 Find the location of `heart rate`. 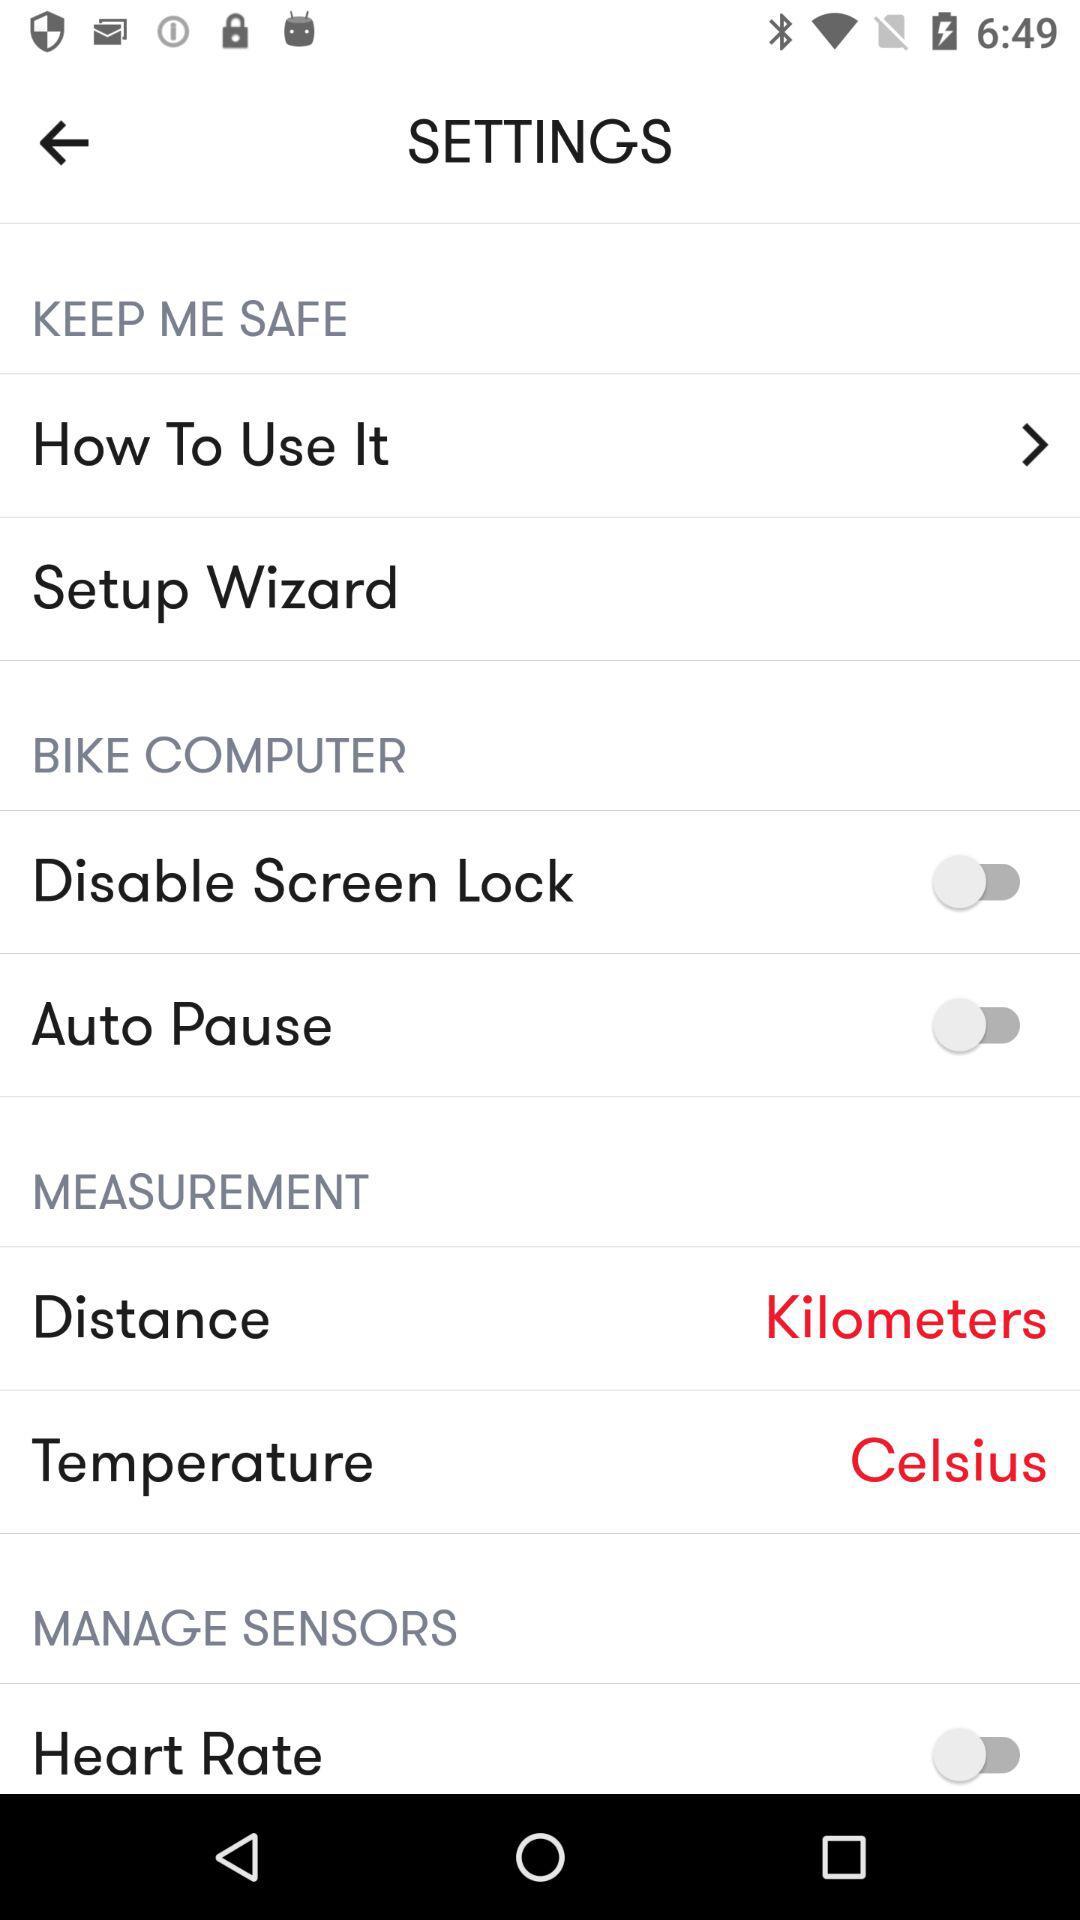

heart rate is located at coordinates (985, 1753).